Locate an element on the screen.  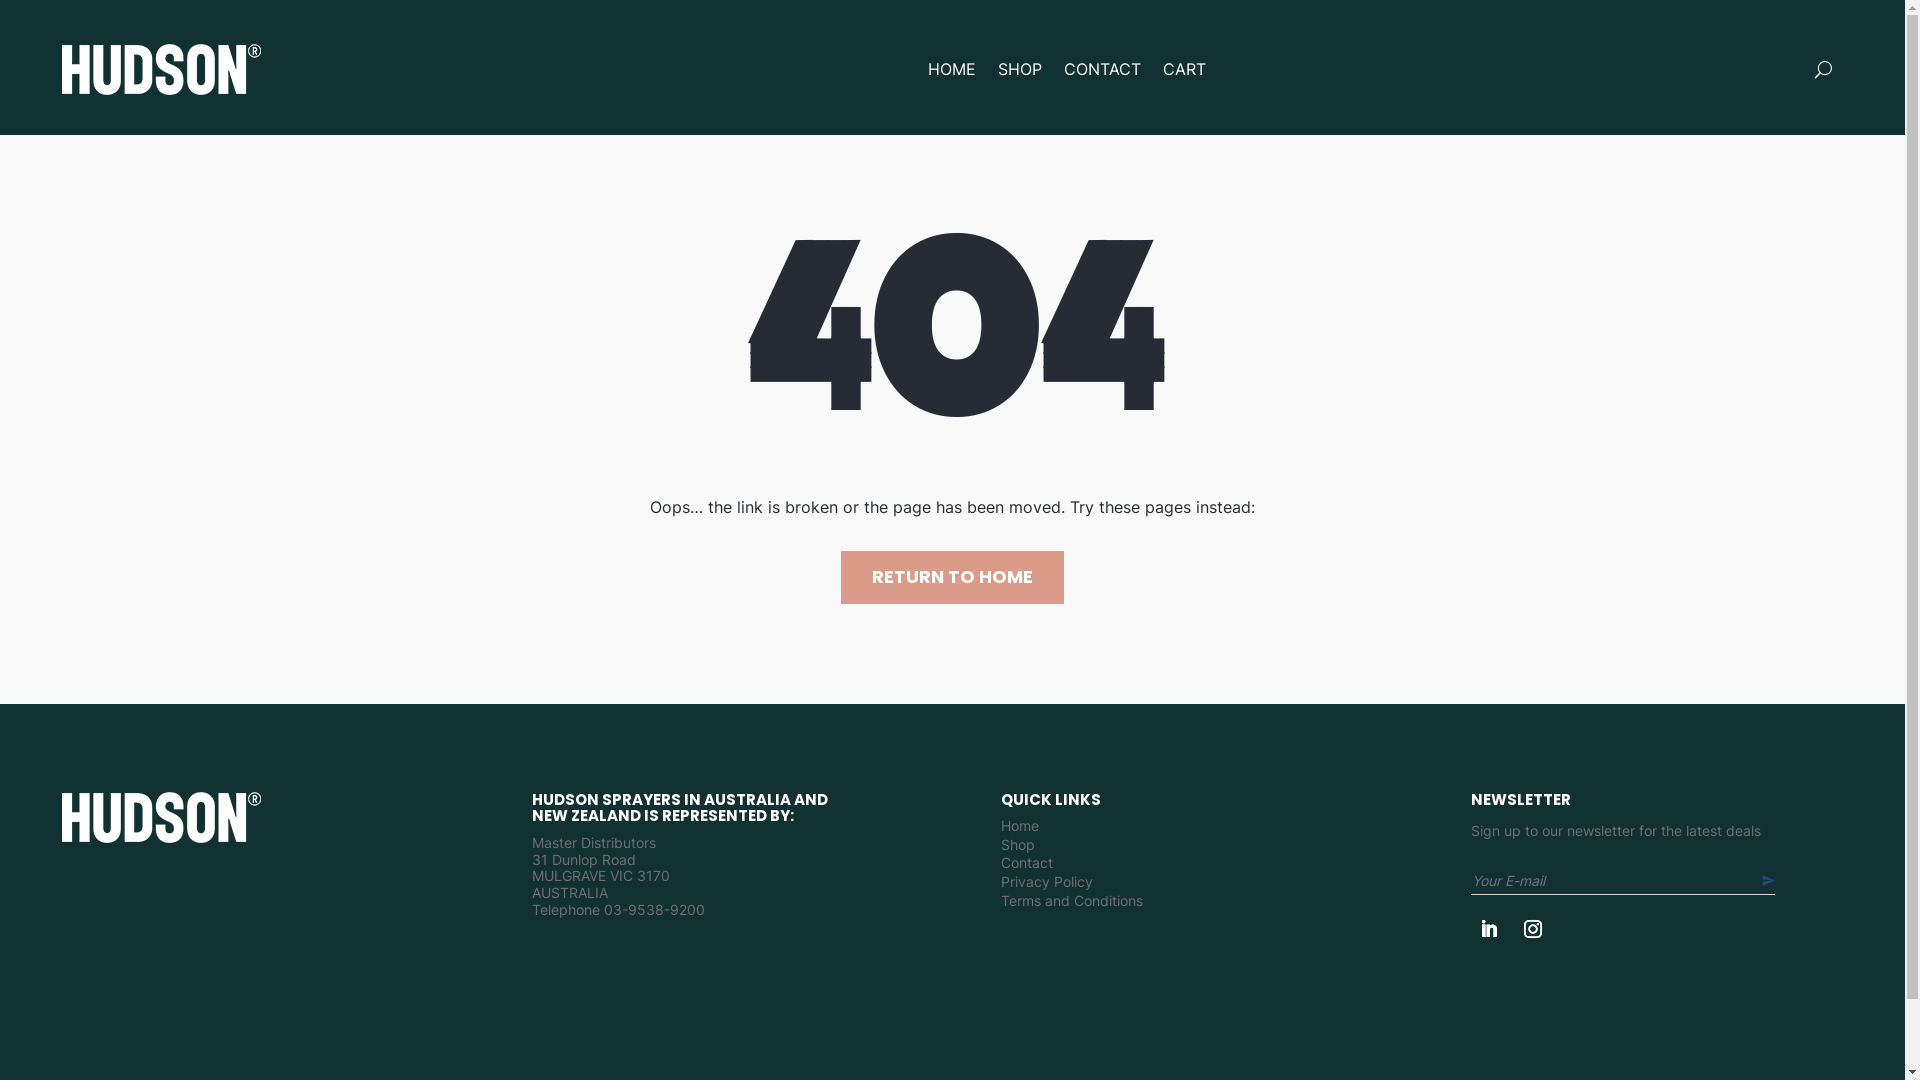
'SUBMIT' is located at coordinates (1761, 879).